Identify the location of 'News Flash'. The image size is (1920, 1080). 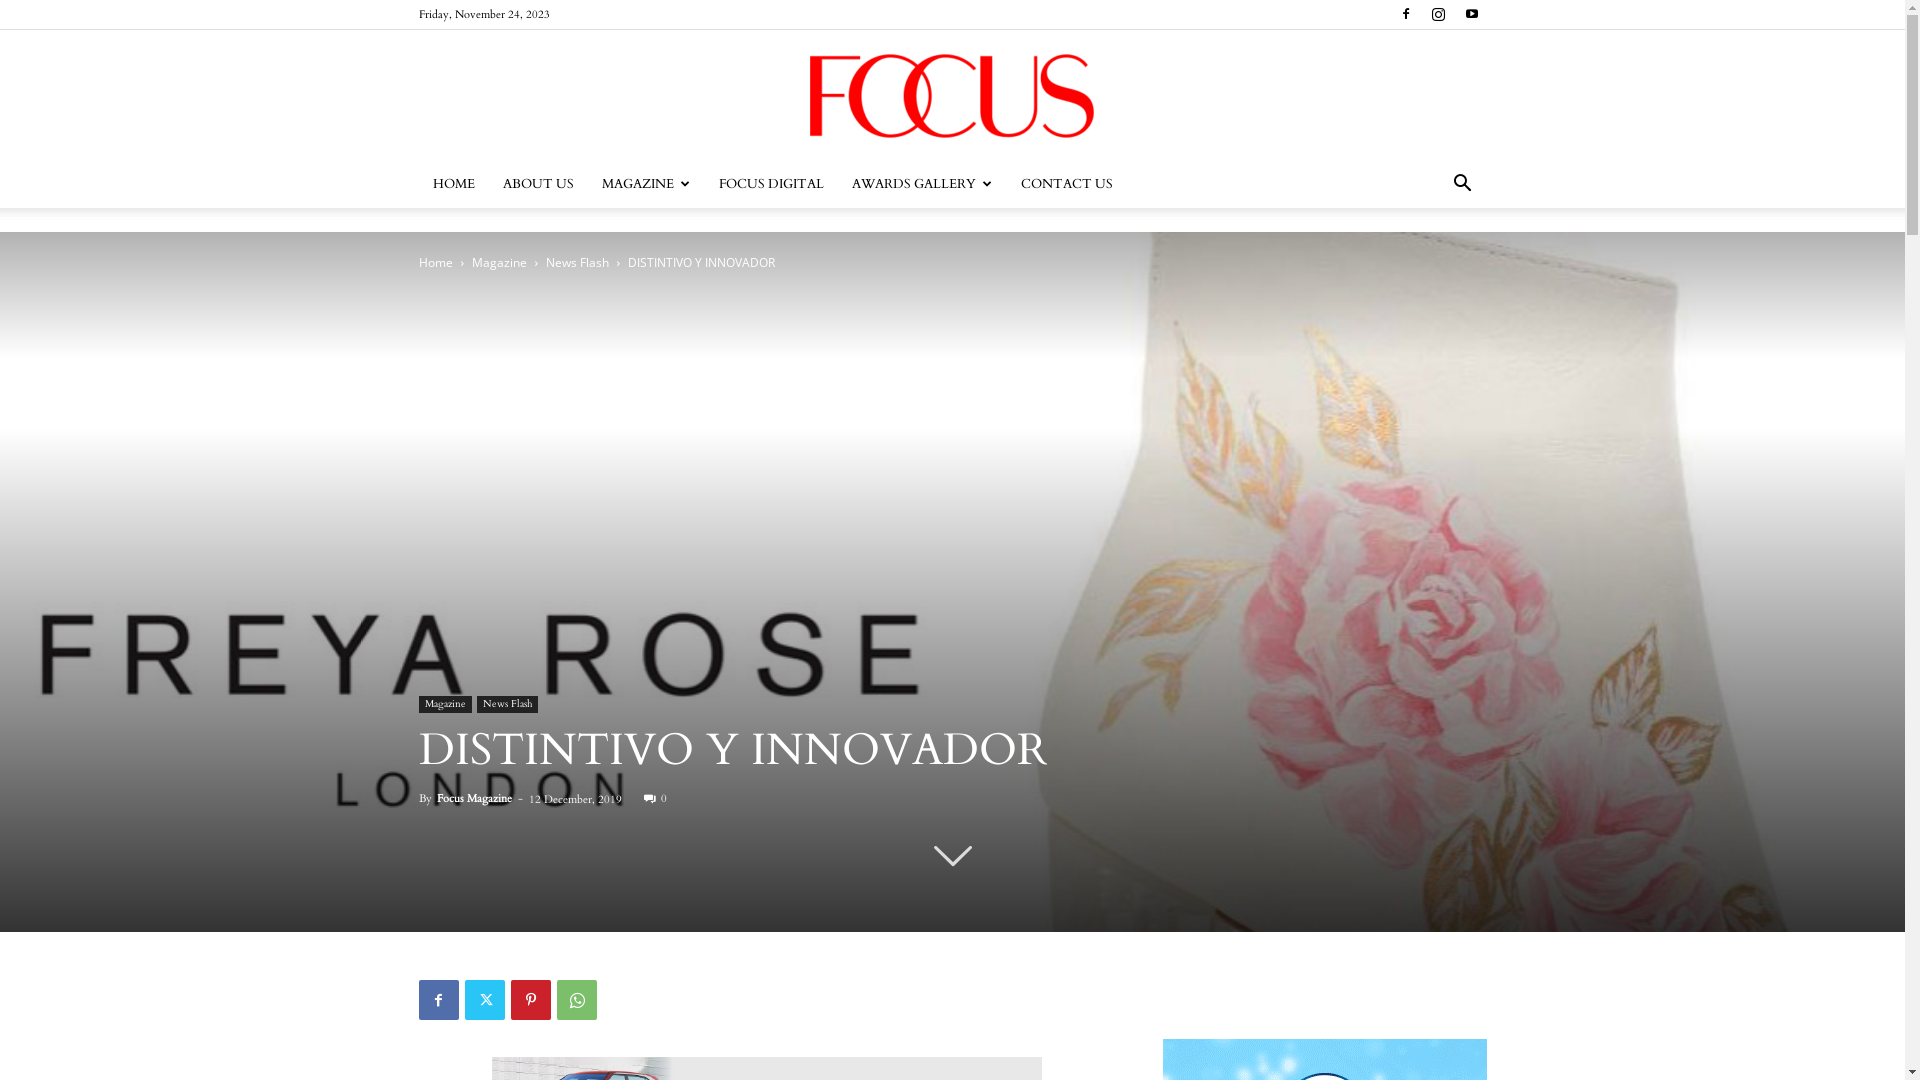
(506, 703).